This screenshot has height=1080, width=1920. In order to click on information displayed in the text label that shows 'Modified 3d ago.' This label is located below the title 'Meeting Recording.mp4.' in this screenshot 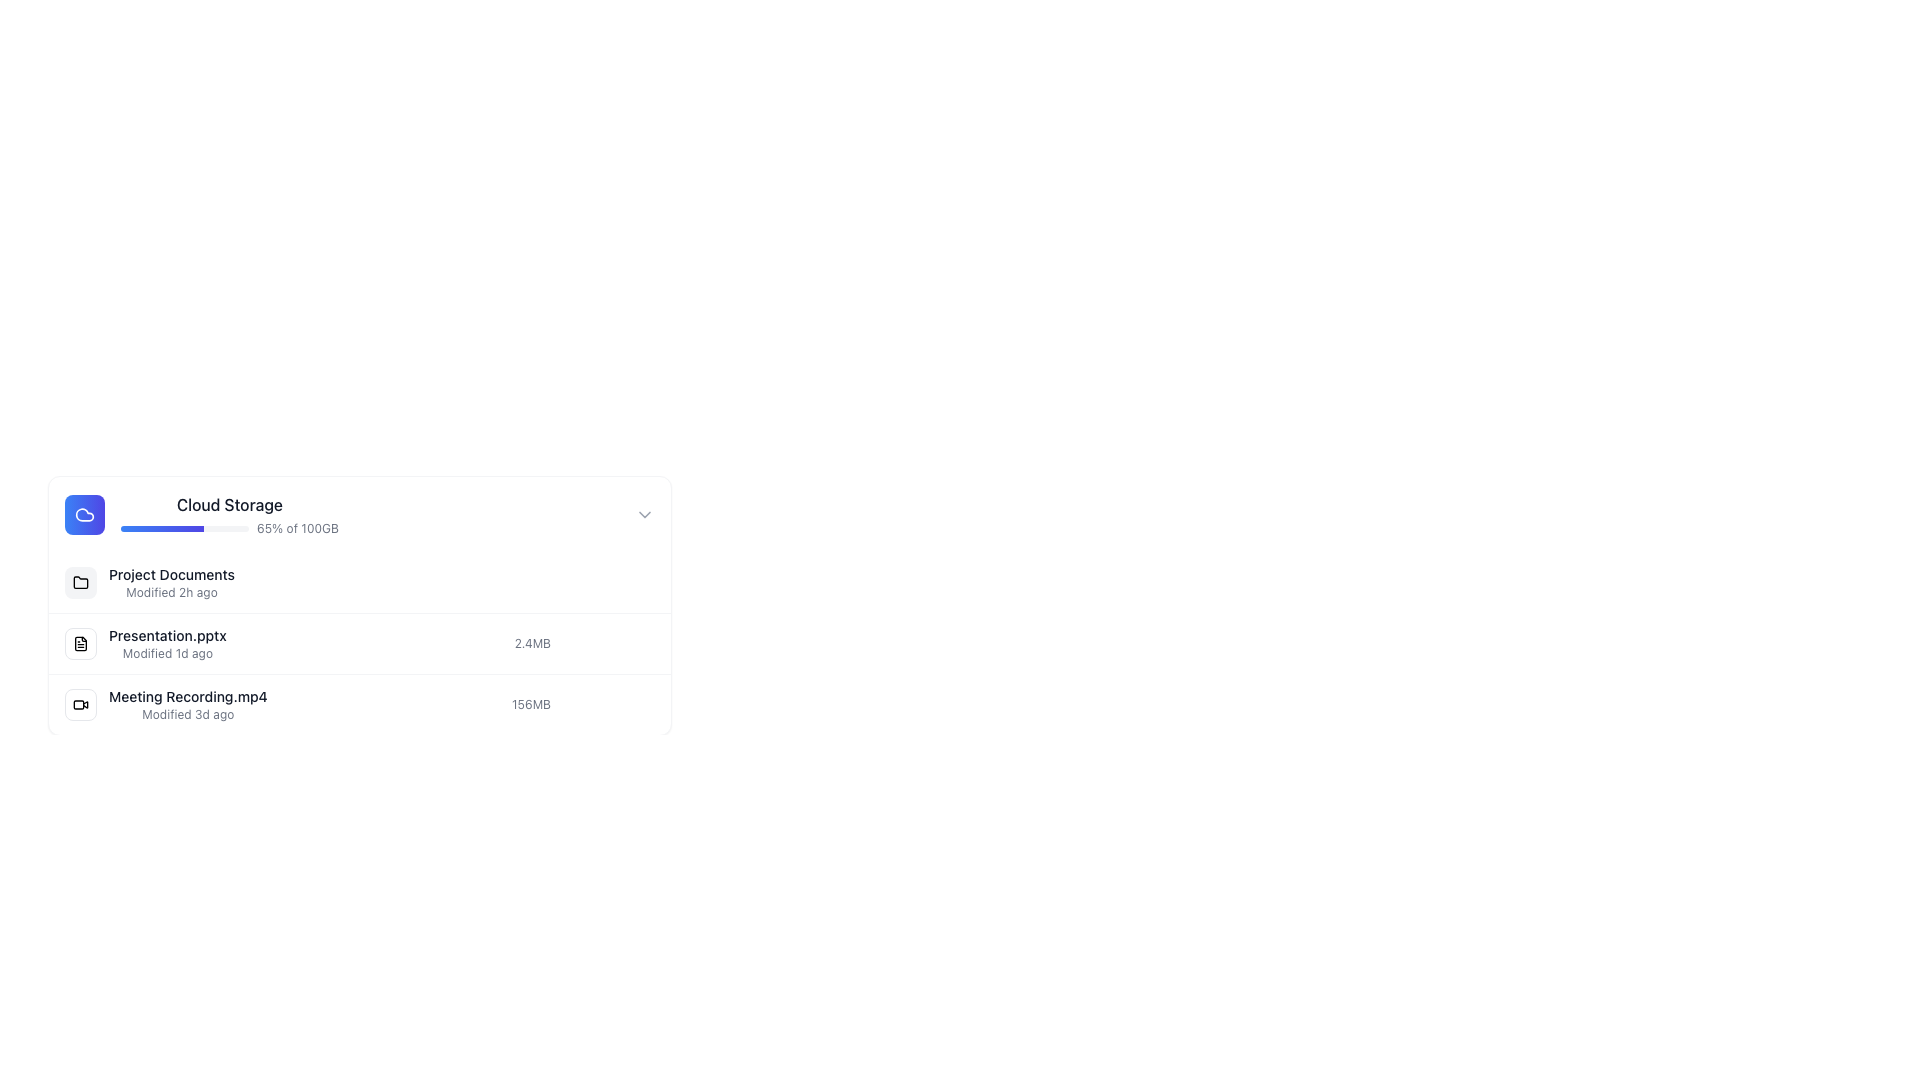, I will do `click(188, 713)`.